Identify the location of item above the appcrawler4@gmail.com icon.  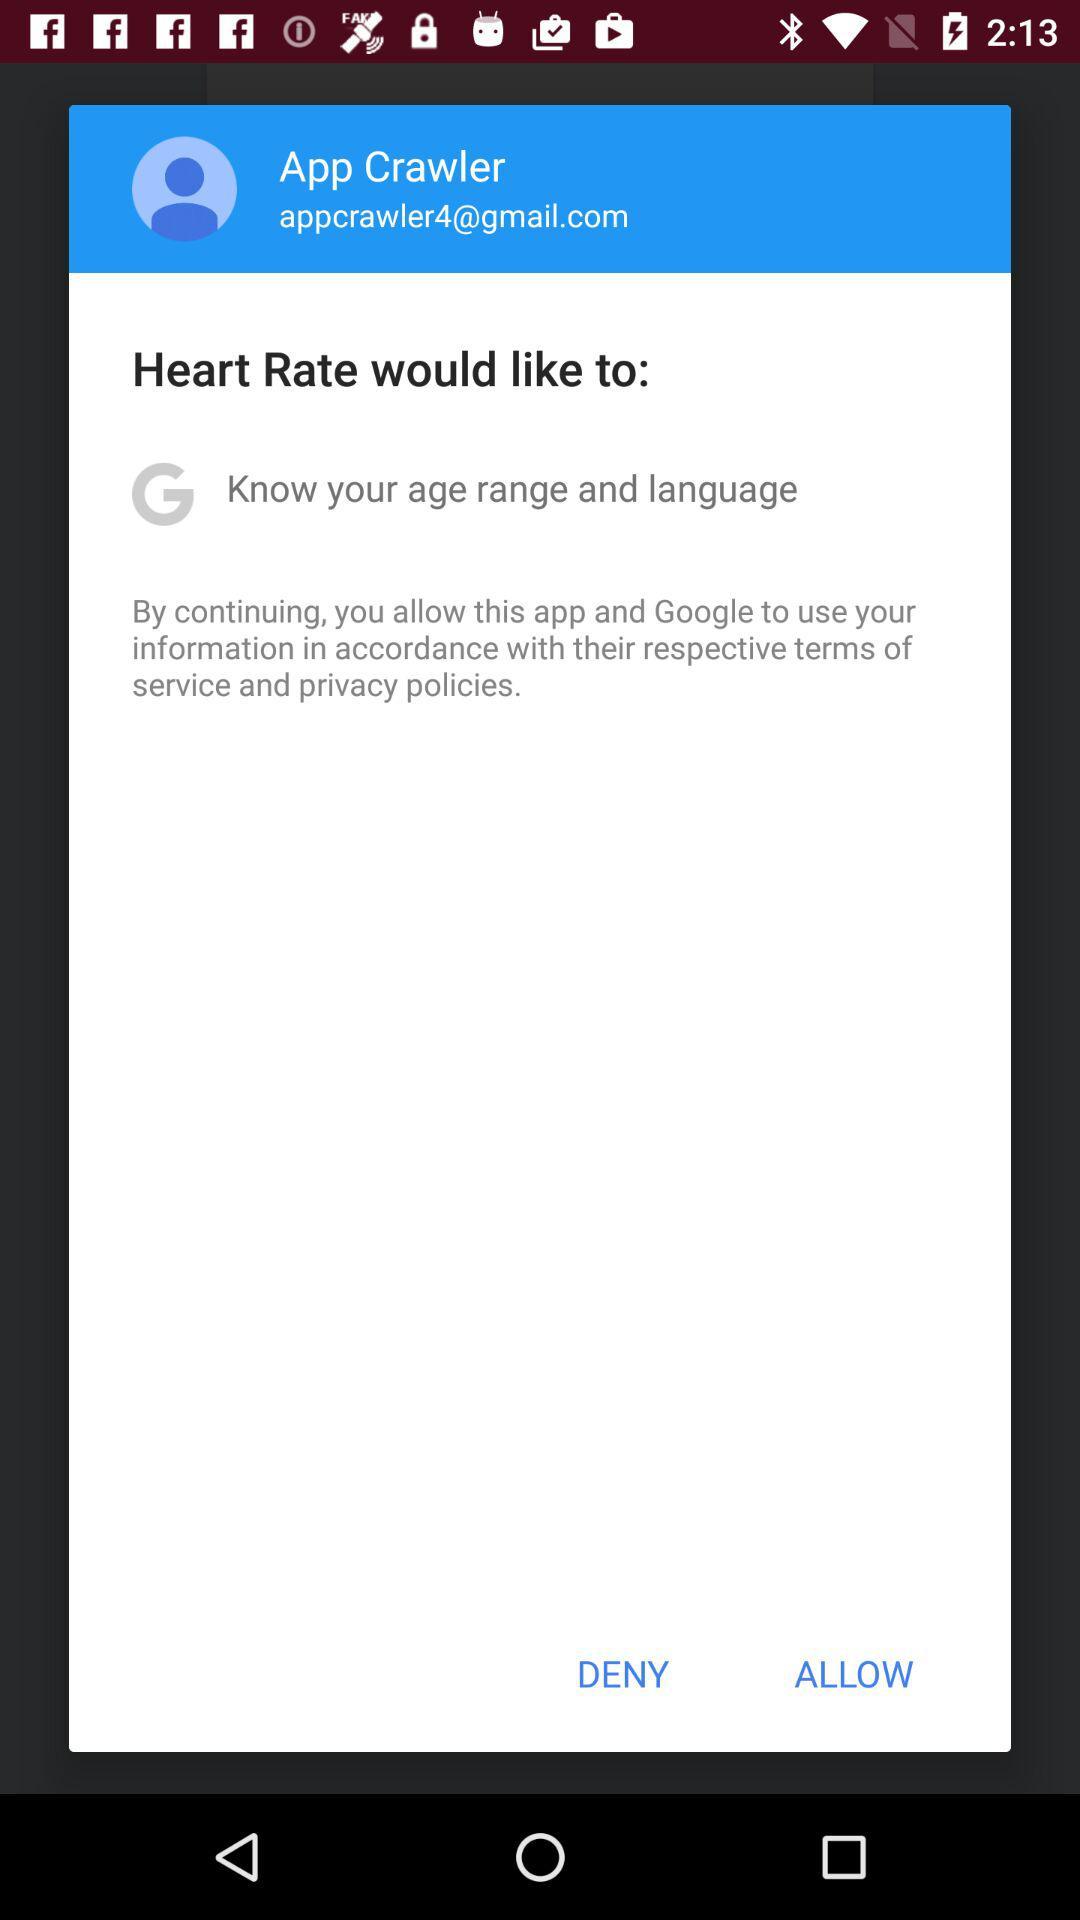
(392, 164).